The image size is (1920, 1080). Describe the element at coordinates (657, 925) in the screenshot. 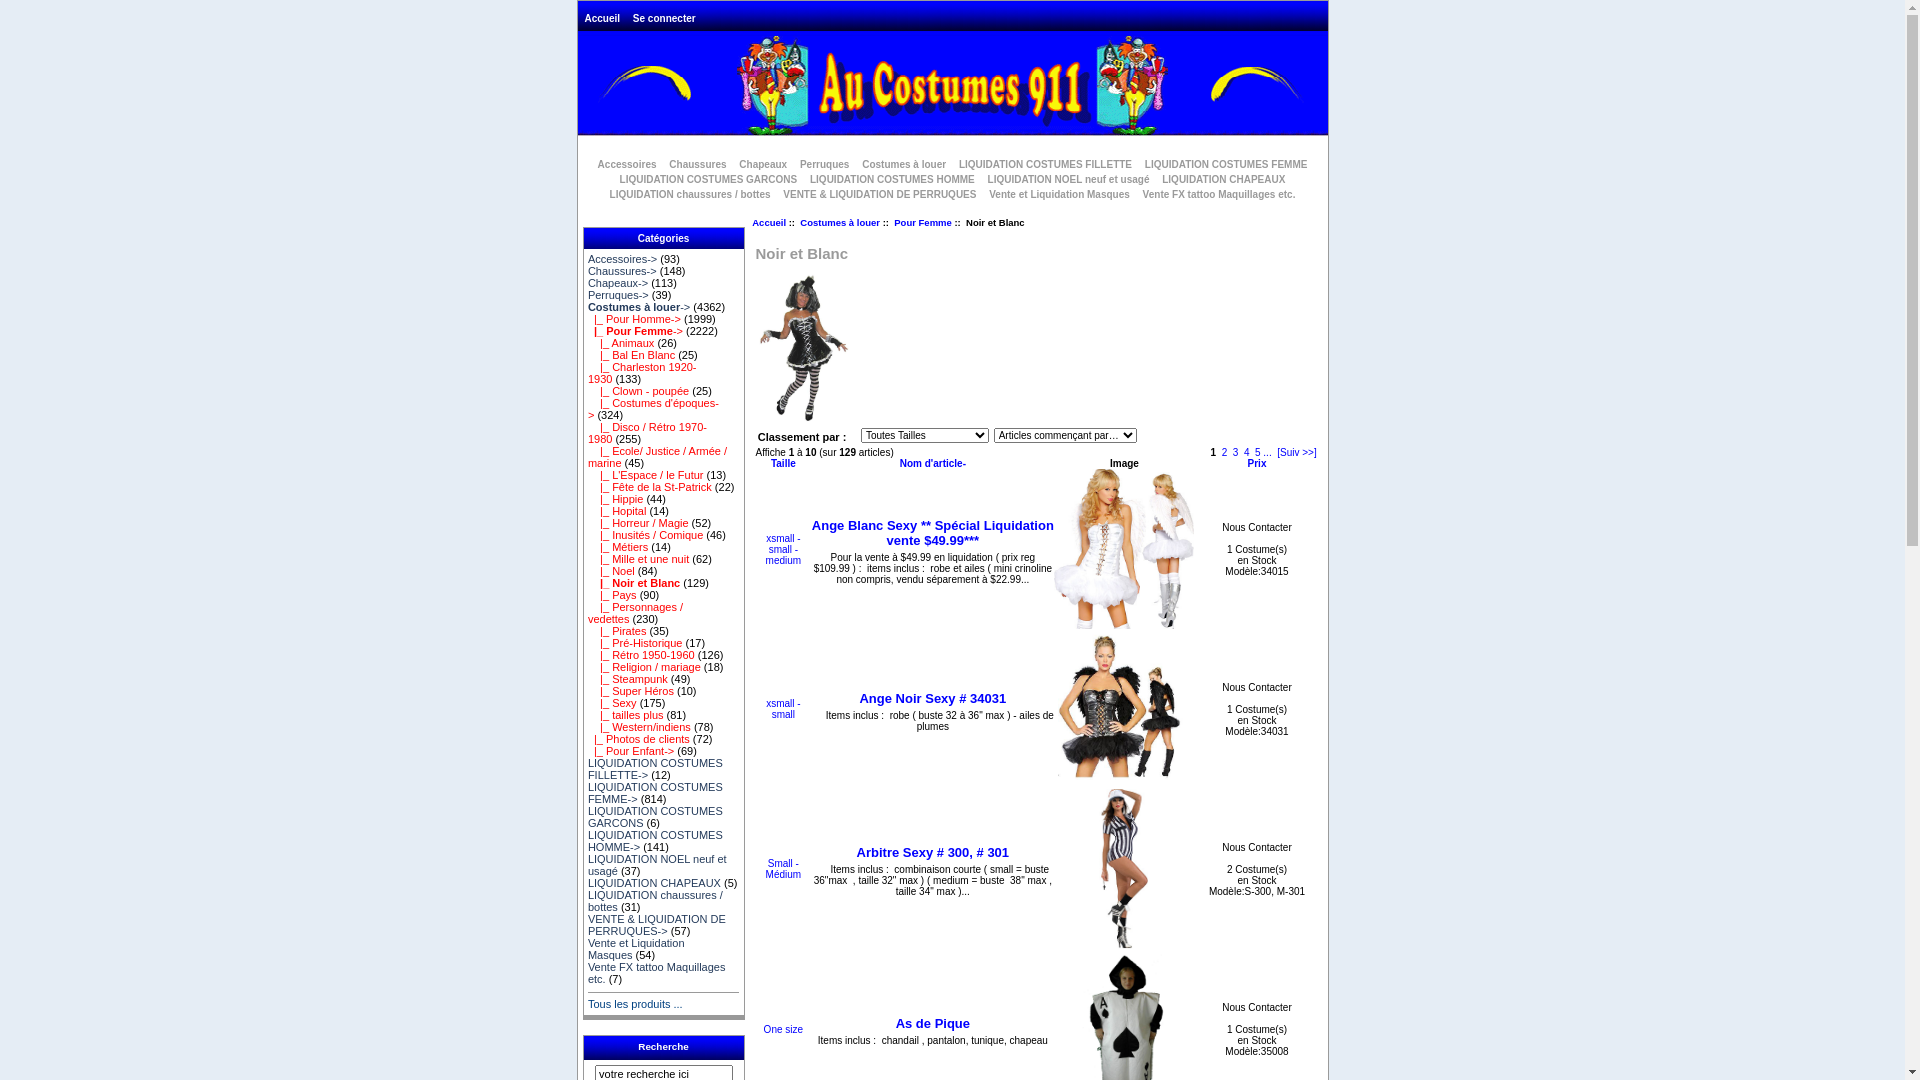

I see `'VENTE & LIQUIDATION DE PERRUQUES->'` at that location.